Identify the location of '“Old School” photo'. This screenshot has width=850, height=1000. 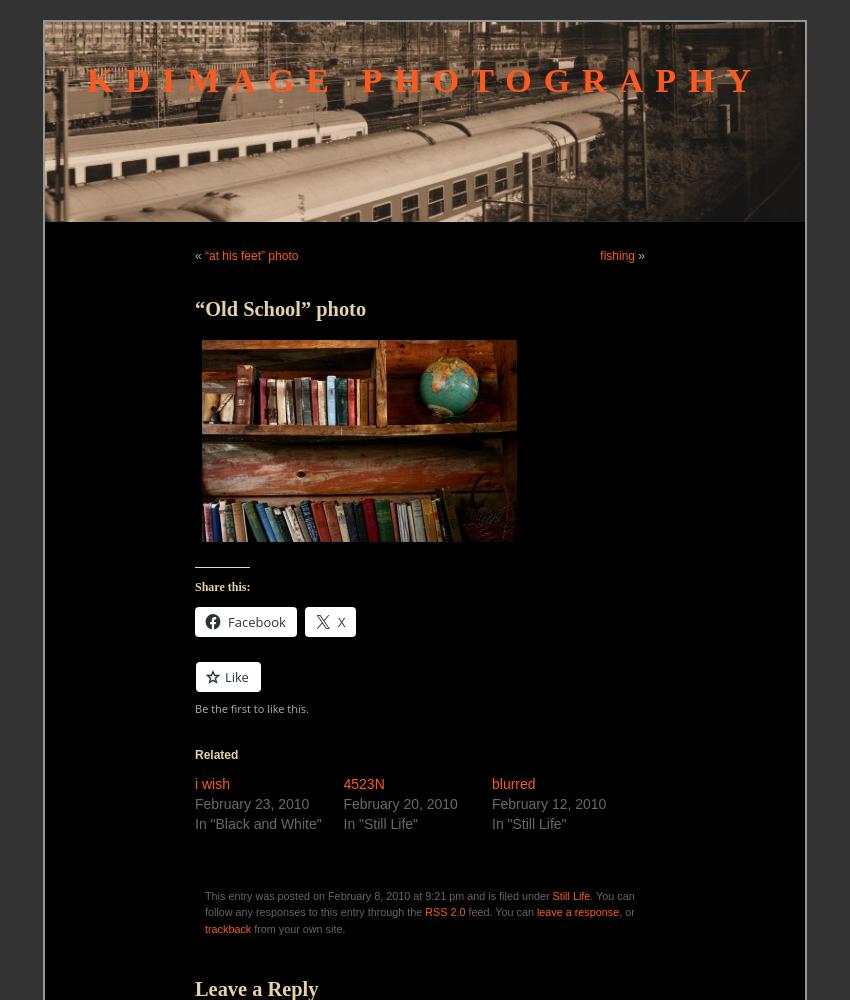
(279, 309).